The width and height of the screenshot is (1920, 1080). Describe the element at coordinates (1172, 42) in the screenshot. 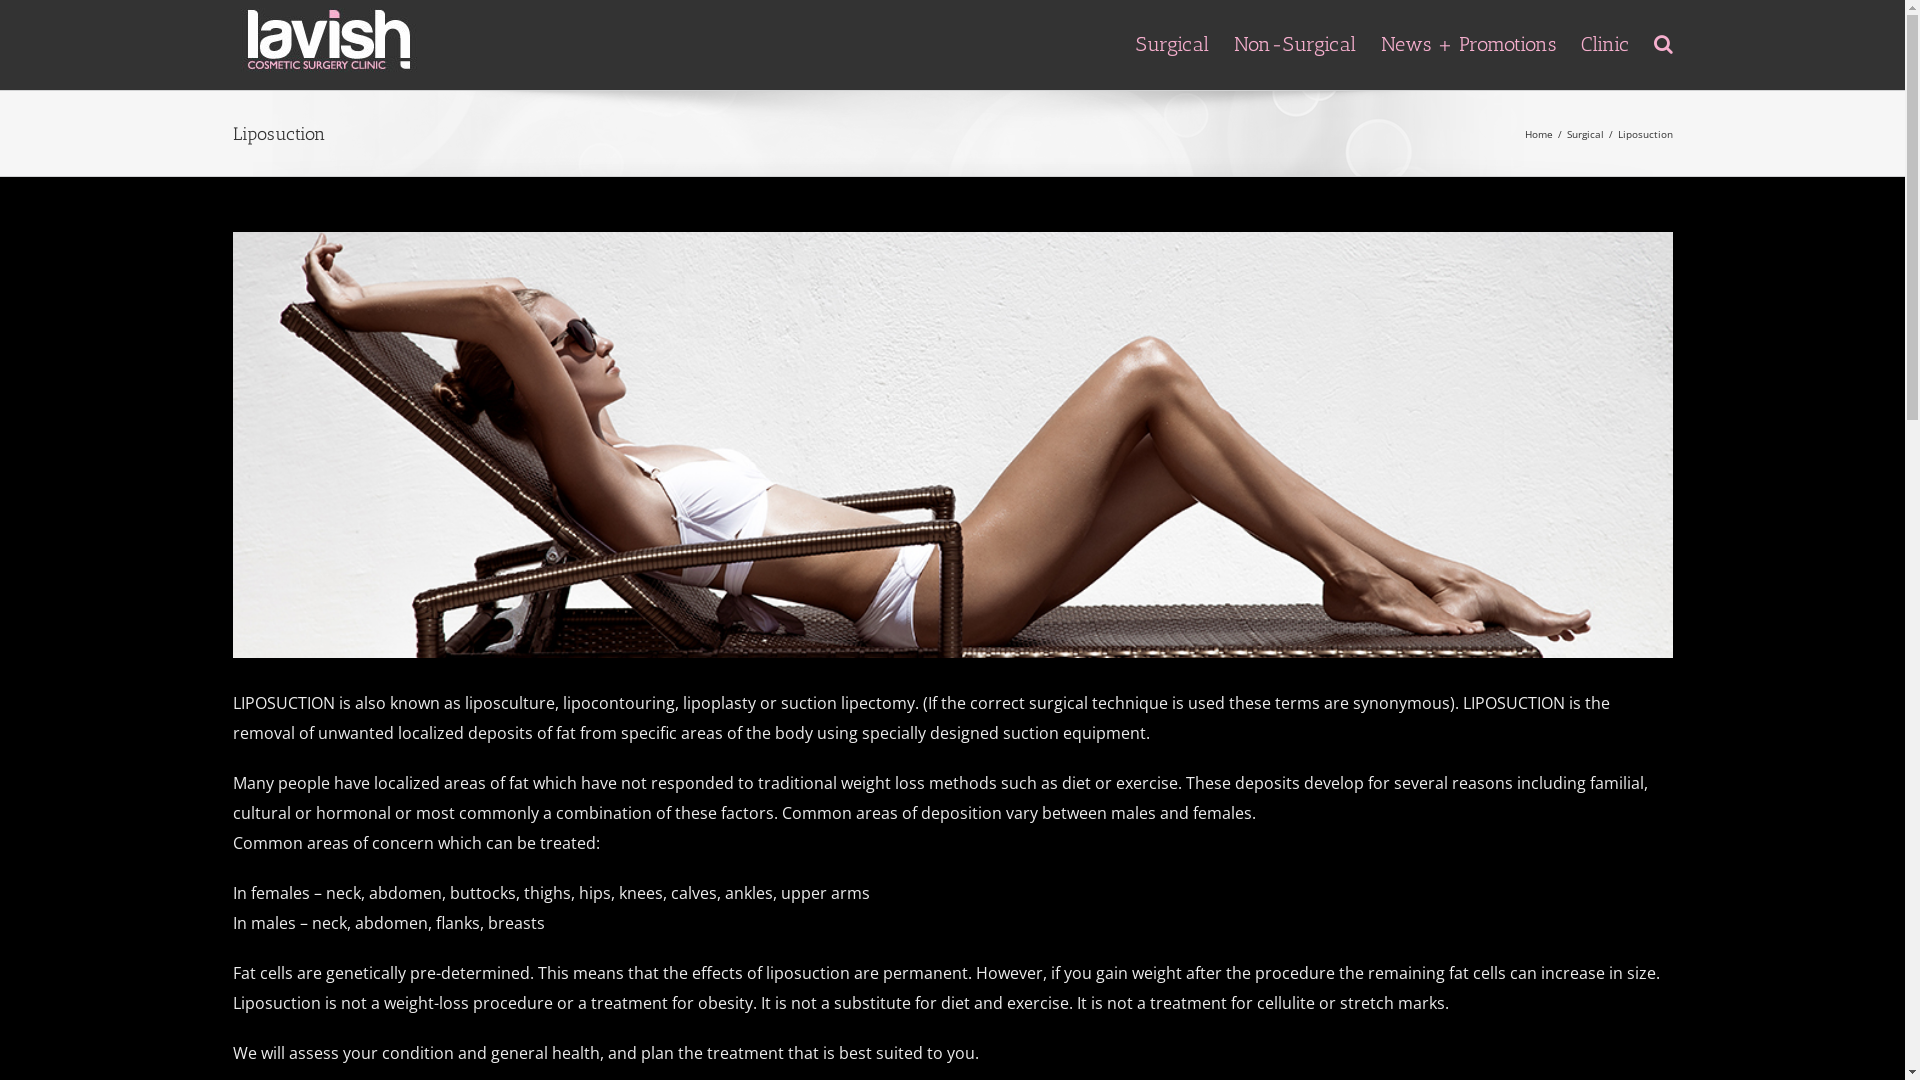

I see `'Surgical'` at that location.